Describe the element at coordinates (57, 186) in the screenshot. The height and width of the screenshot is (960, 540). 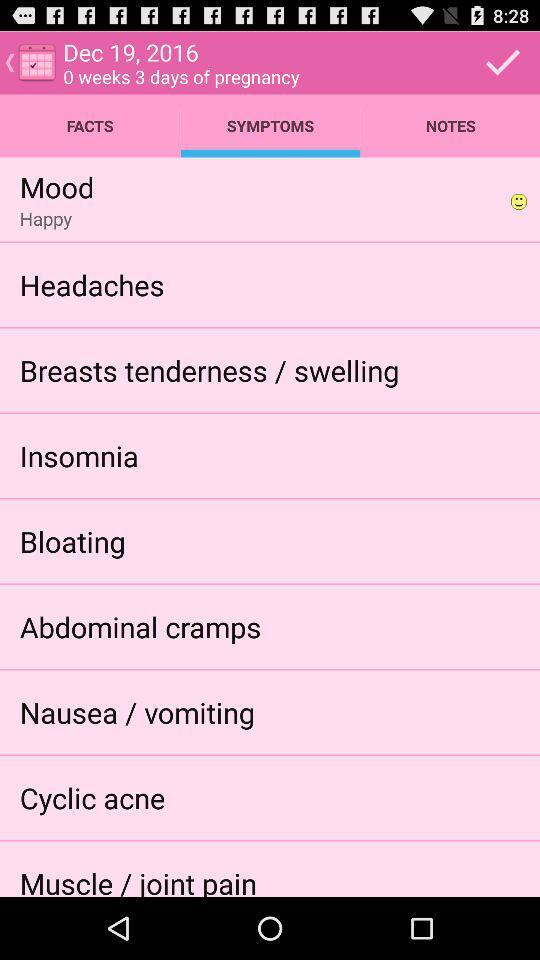
I see `the mood item` at that location.